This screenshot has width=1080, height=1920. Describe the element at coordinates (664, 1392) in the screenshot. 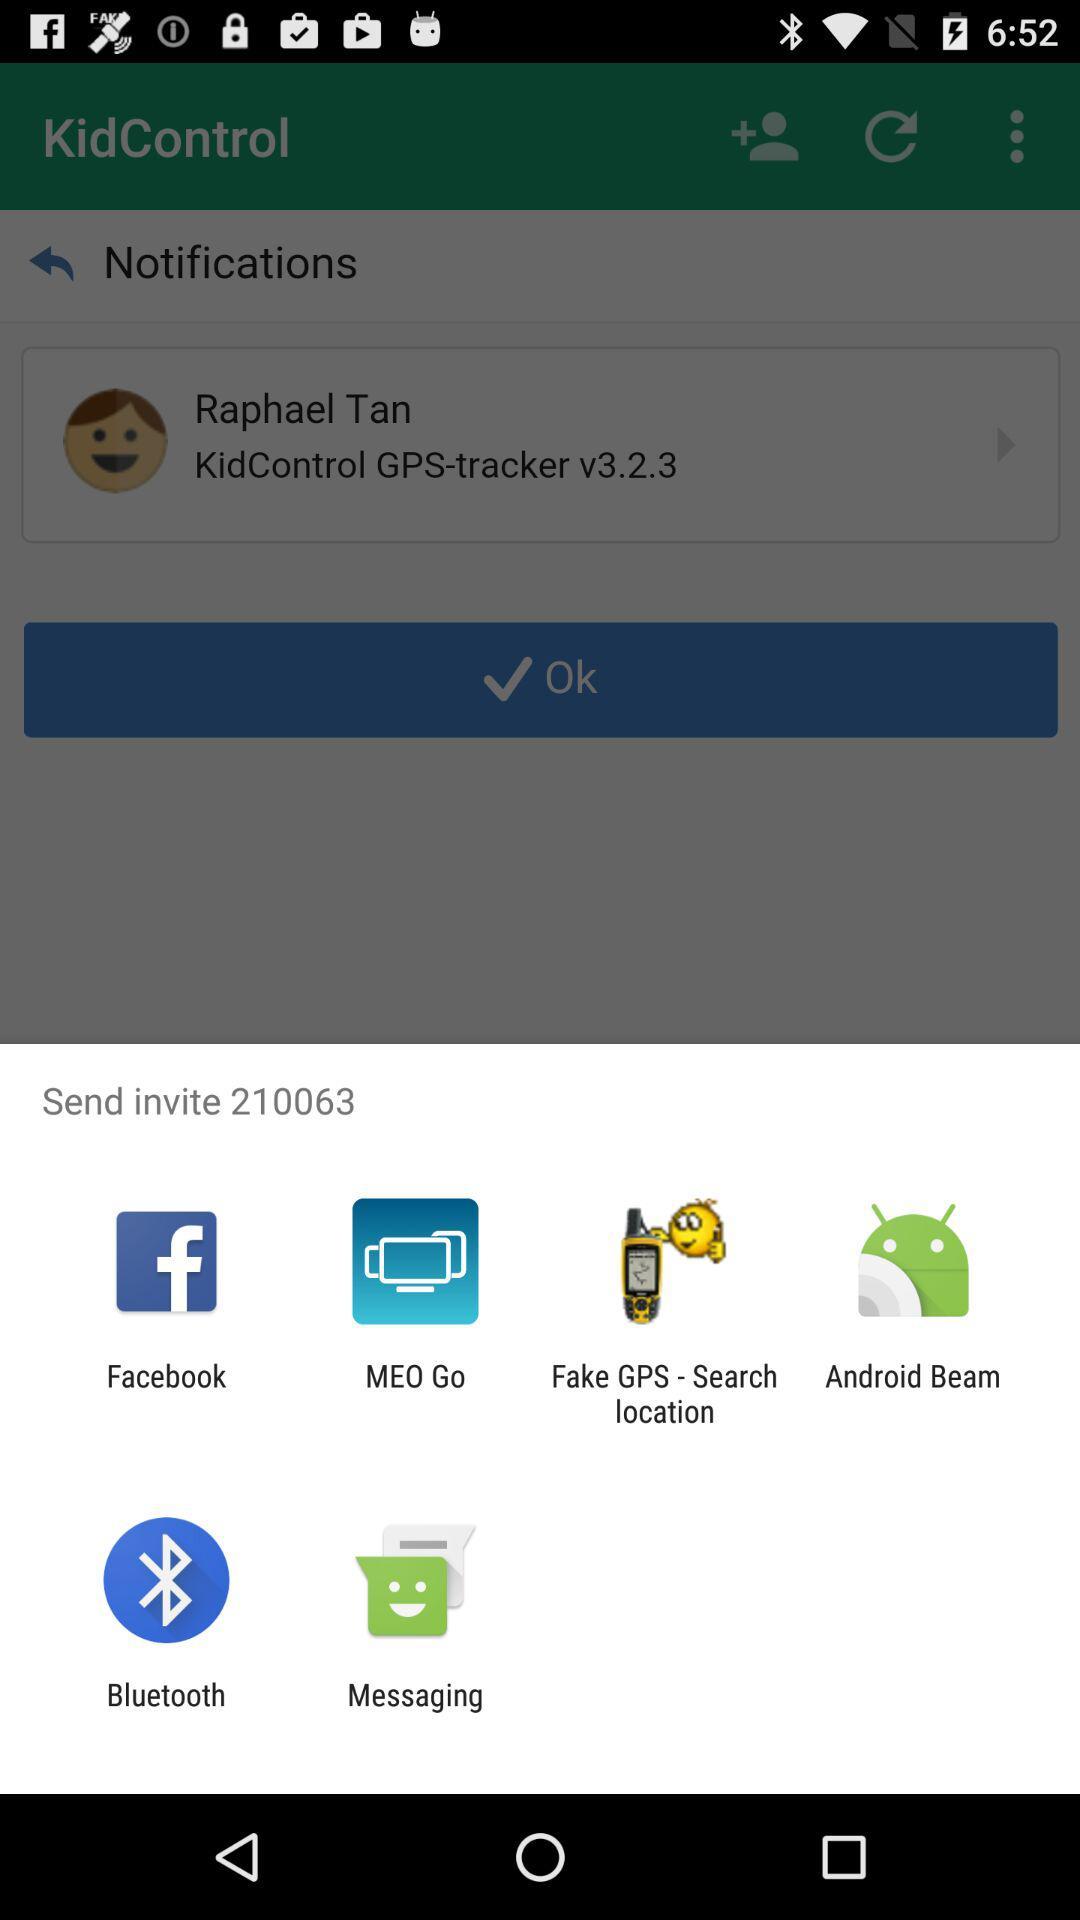

I see `item next to android beam app` at that location.